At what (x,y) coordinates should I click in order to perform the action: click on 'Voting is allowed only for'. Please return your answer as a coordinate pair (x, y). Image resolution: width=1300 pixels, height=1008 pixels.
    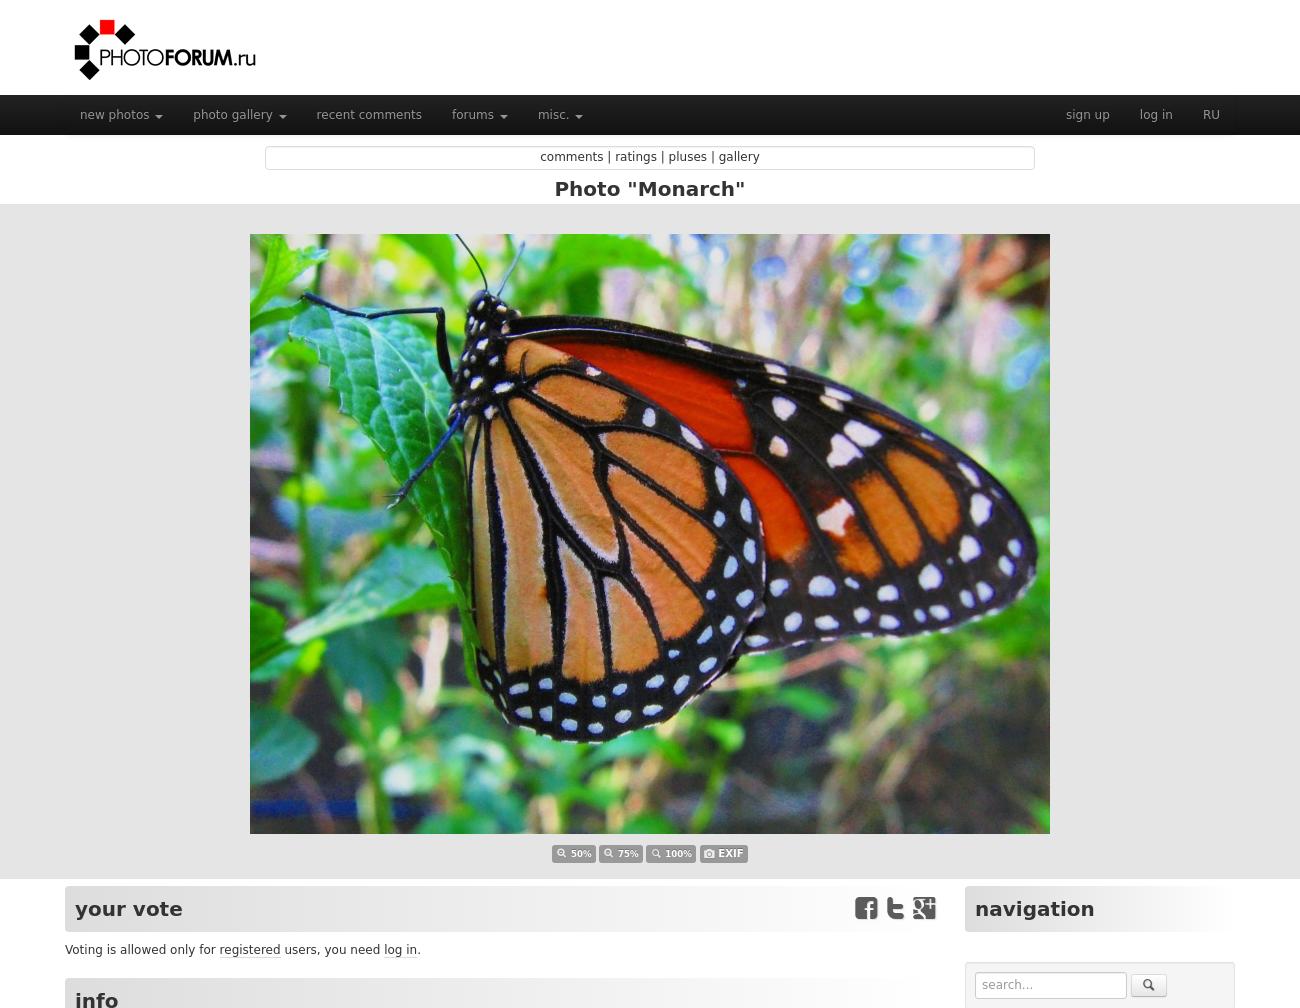
    Looking at the image, I should click on (140, 950).